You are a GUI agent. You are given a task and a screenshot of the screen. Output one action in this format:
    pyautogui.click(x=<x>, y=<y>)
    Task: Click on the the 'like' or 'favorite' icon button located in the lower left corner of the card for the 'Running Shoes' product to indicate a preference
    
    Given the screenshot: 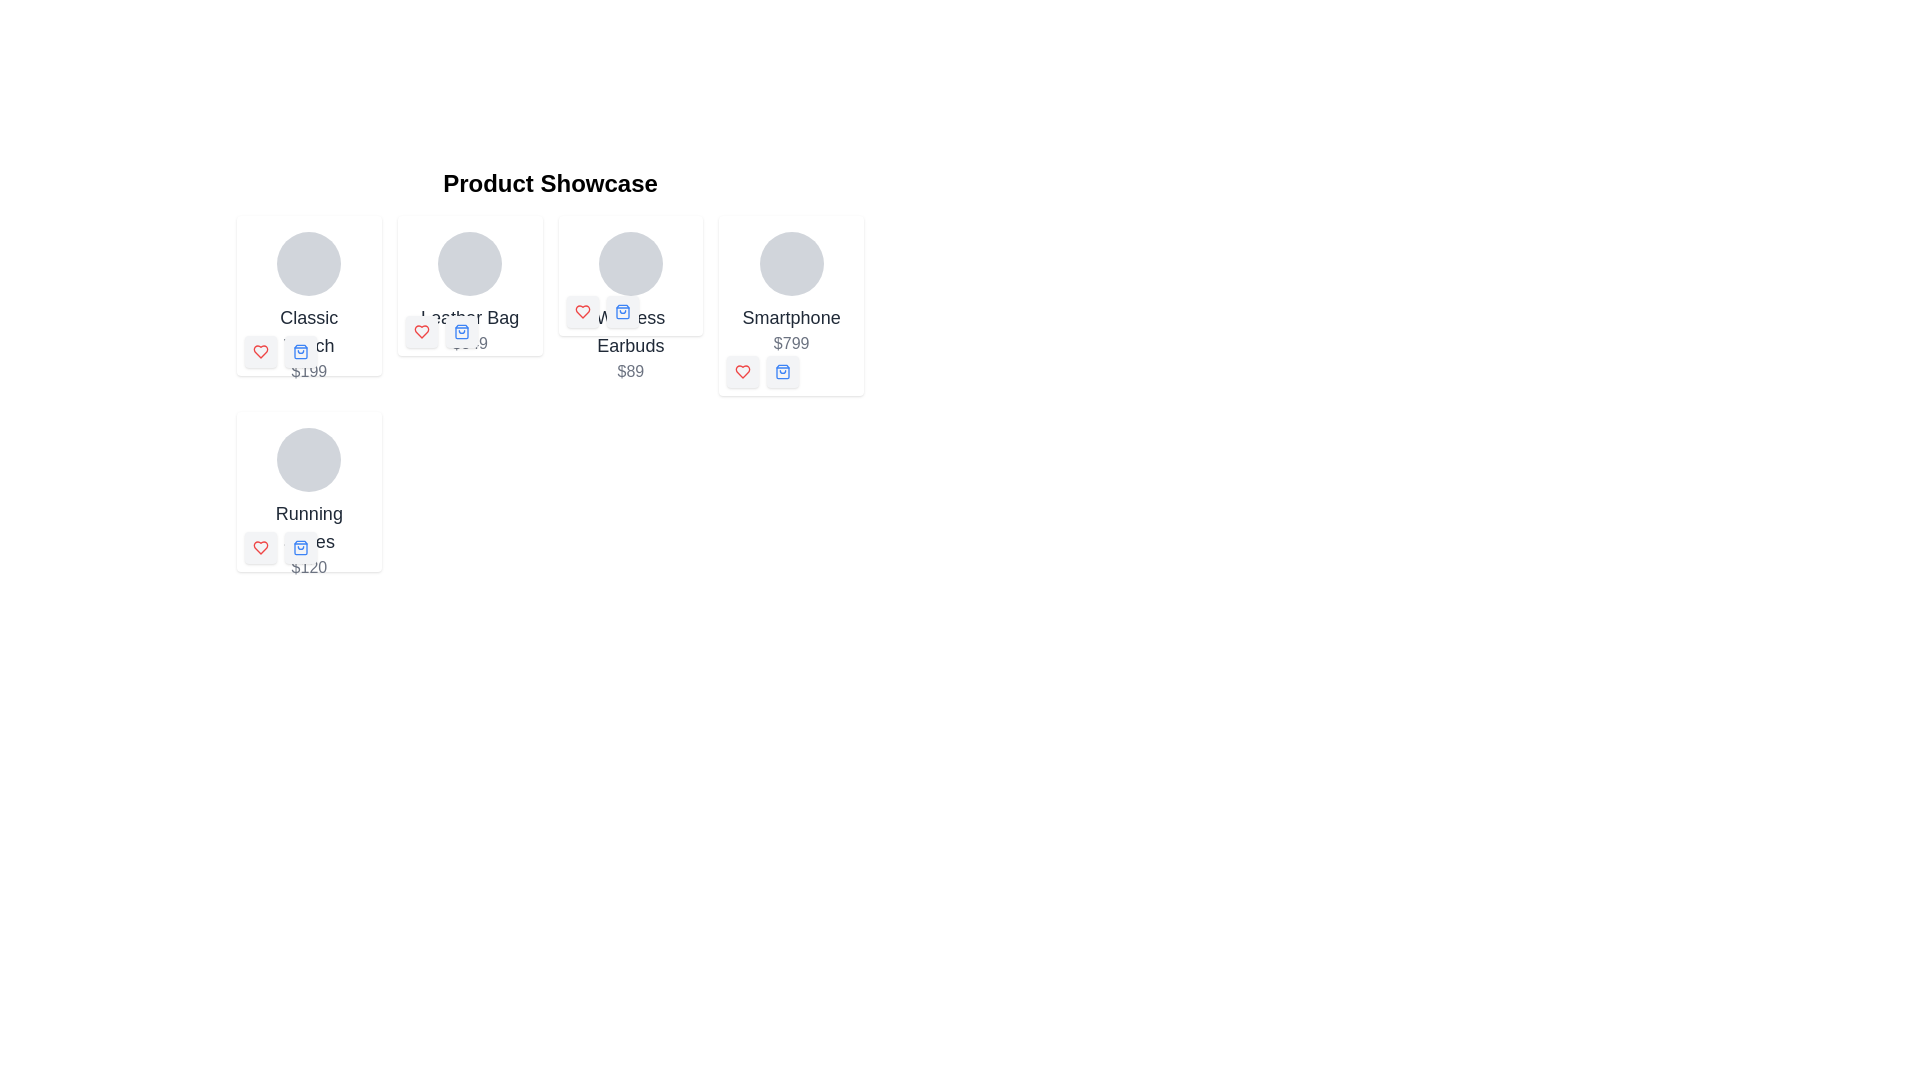 What is the action you would take?
    pyautogui.click(x=259, y=547)
    